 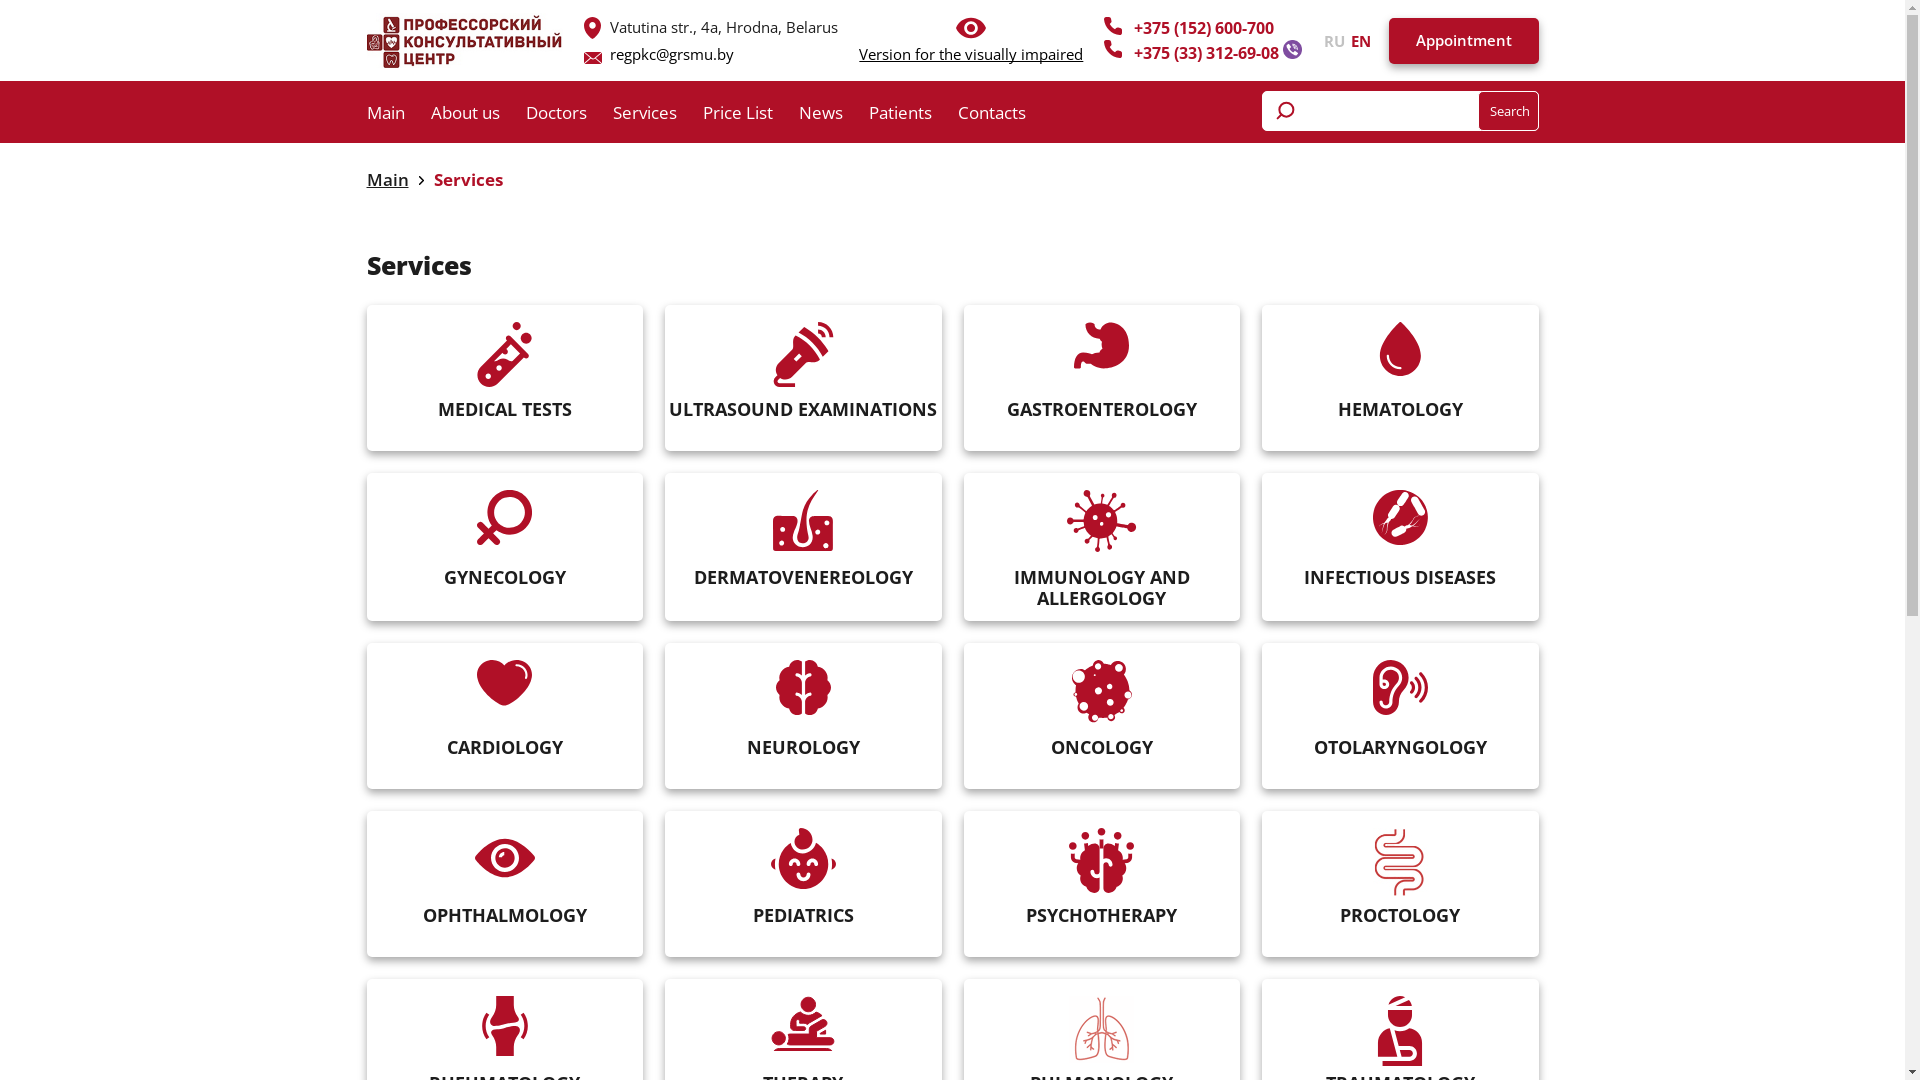 I want to click on 'GASTROENTEROLOGY', so click(x=1100, y=378).